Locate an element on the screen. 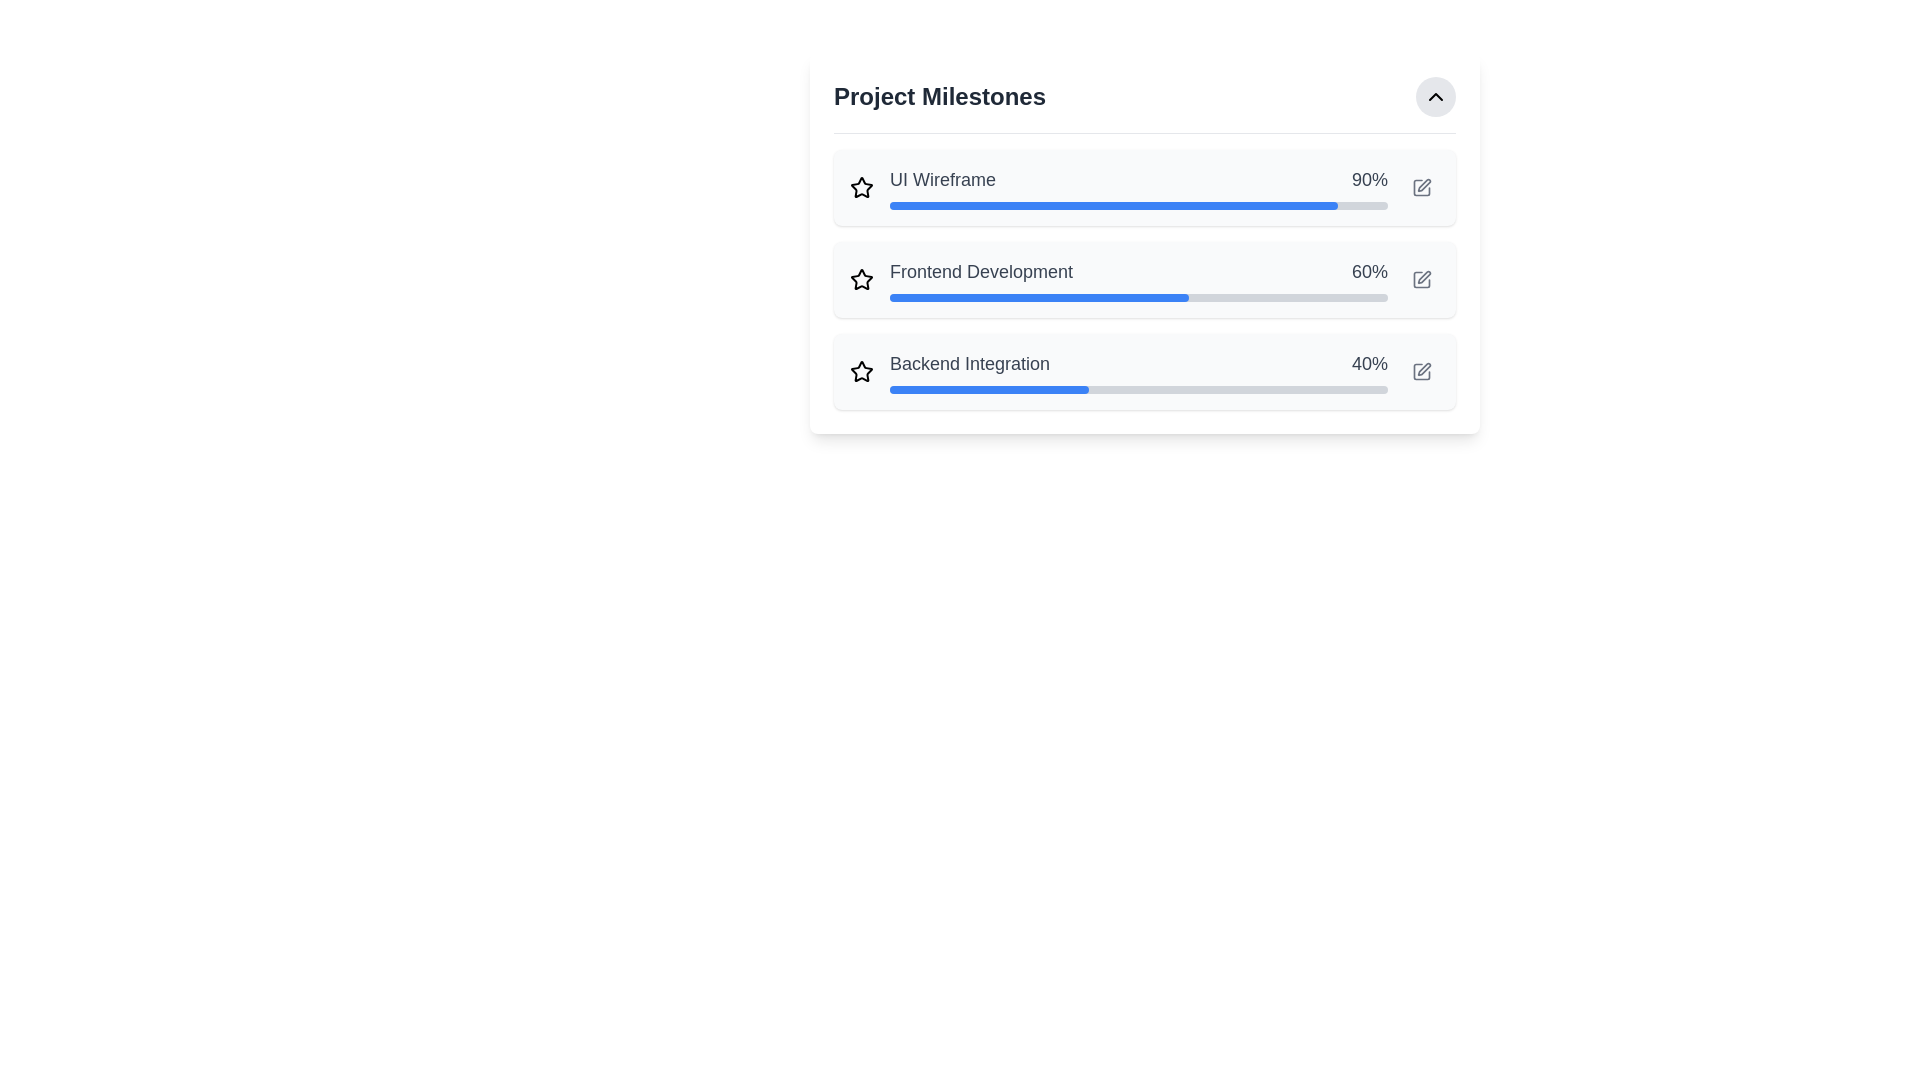 This screenshot has height=1080, width=1920. the square icon button with a pencil overlay, indicating 'edit' functionality, located at the right side of the 'Backend Integration' progress bar to change its color is located at coordinates (1420, 371).